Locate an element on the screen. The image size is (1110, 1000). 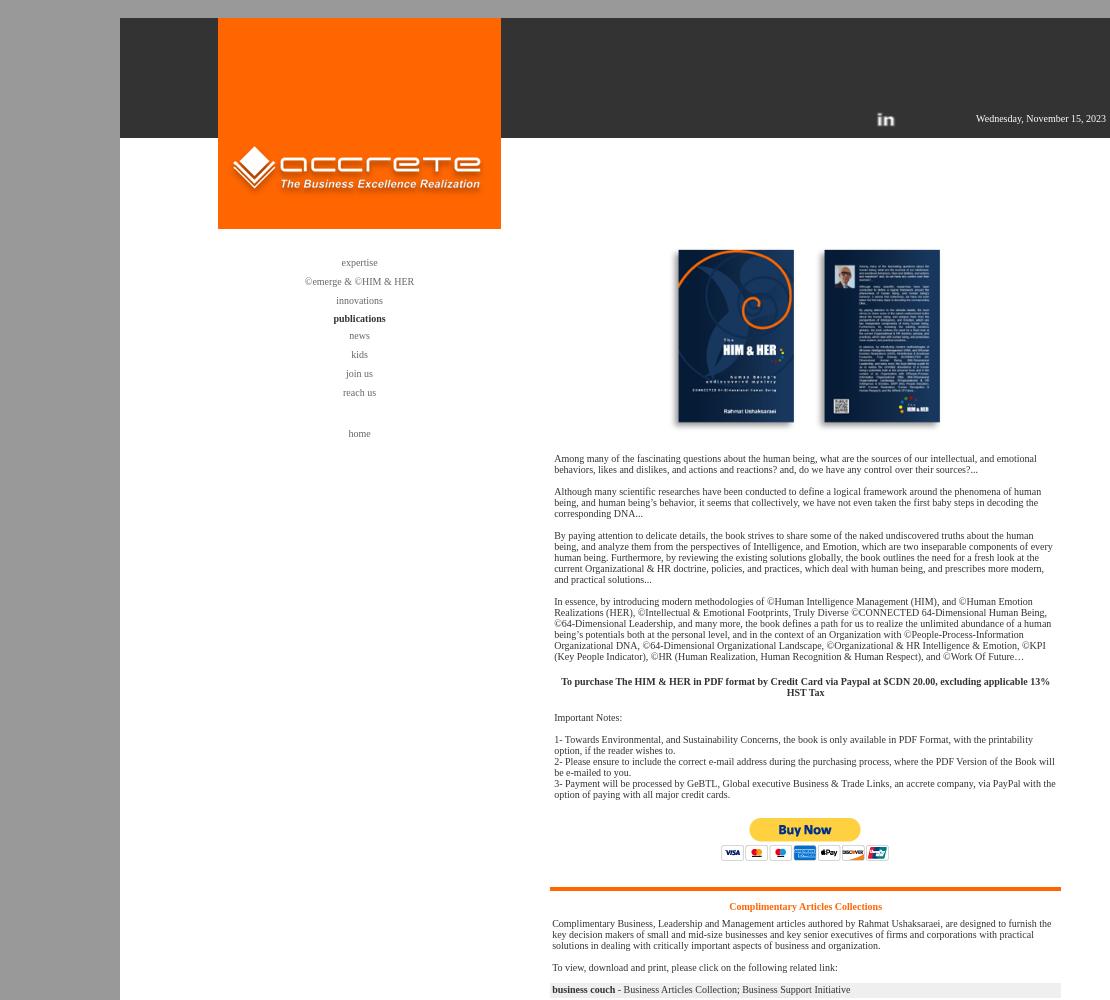
'To
purchase The HIM & HER in PDF format by Credit Card via Paypal
at $CDN 20.00, excluding applicable 13% HST Tax' is located at coordinates (805, 687).